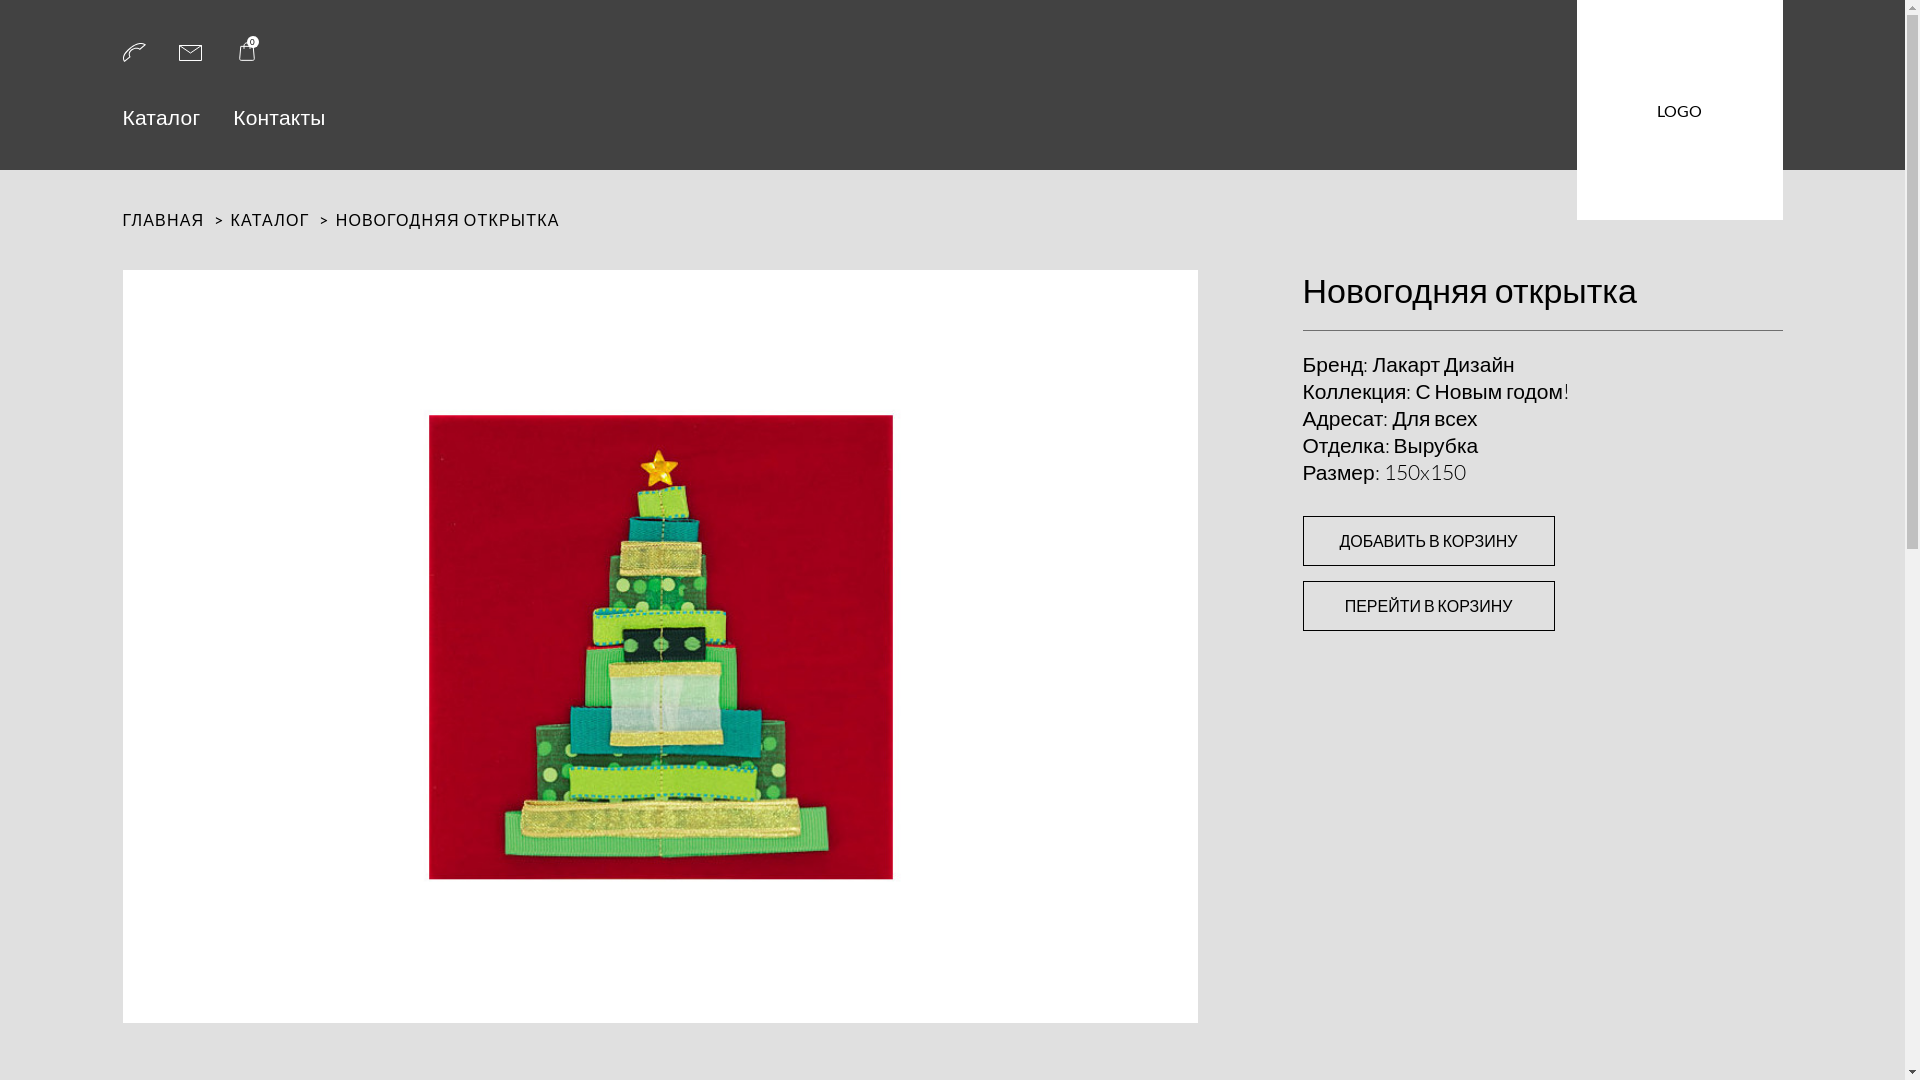 This screenshot has height=1080, width=1920. What do you see at coordinates (244, 56) in the screenshot?
I see `'0'` at bounding box center [244, 56].